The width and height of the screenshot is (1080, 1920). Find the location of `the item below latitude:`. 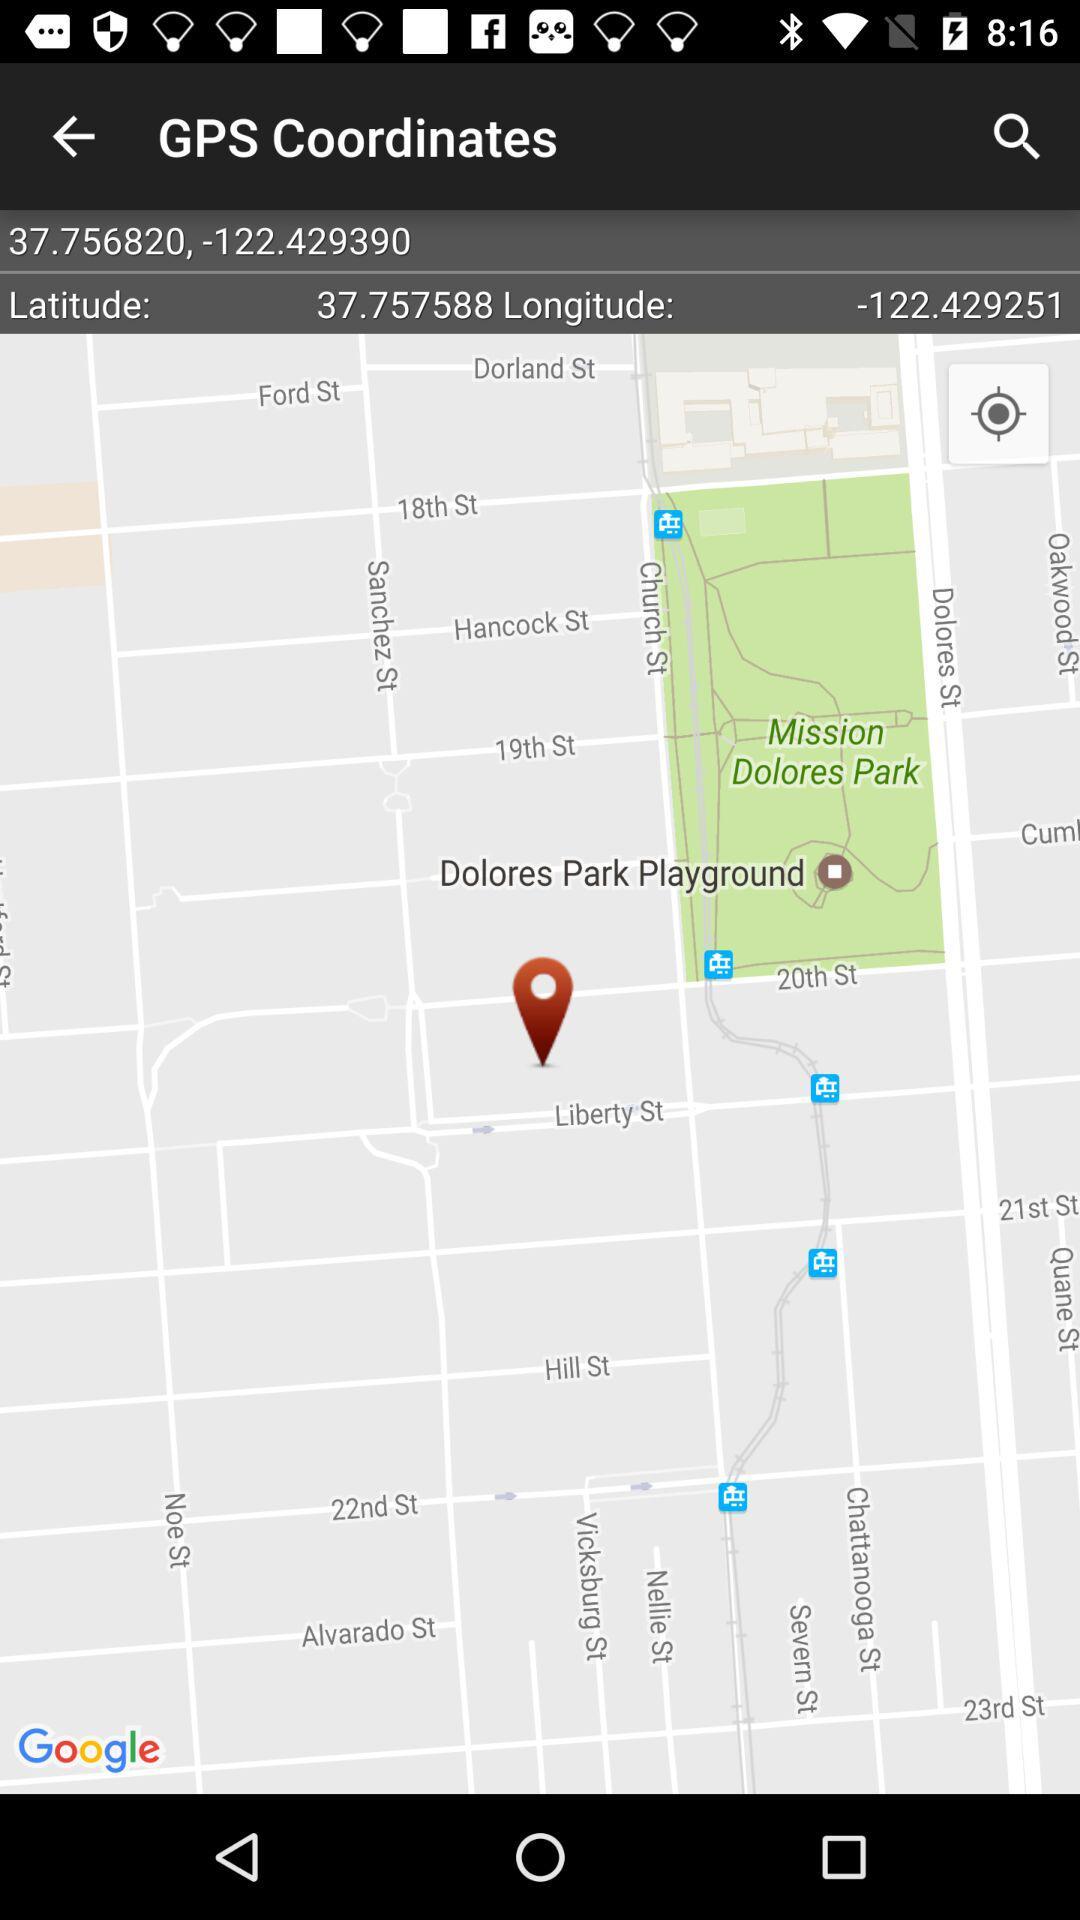

the item below latitude: is located at coordinates (540, 1062).